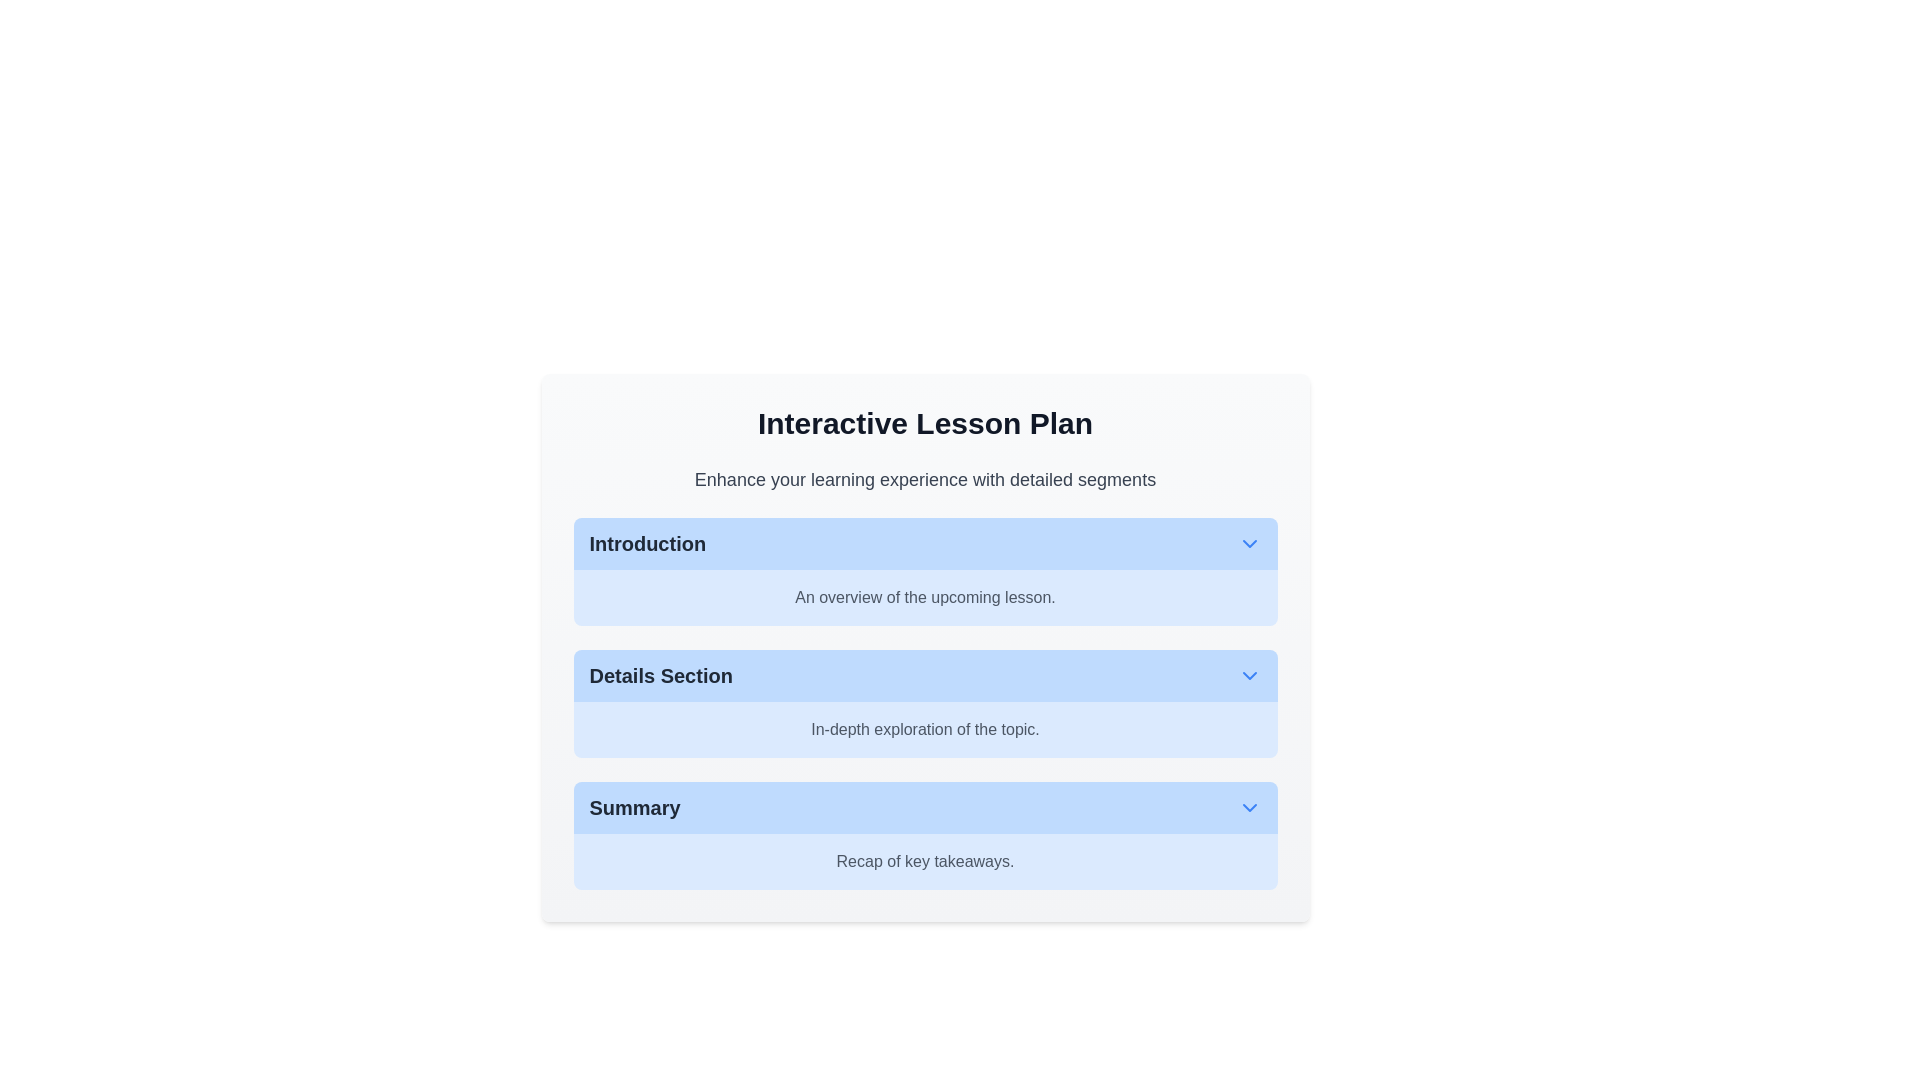 Image resolution: width=1920 pixels, height=1080 pixels. I want to click on the text label reading 'In-depth exploration of the topic.' located in the 'Details Section' below its header, so click(924, 729).